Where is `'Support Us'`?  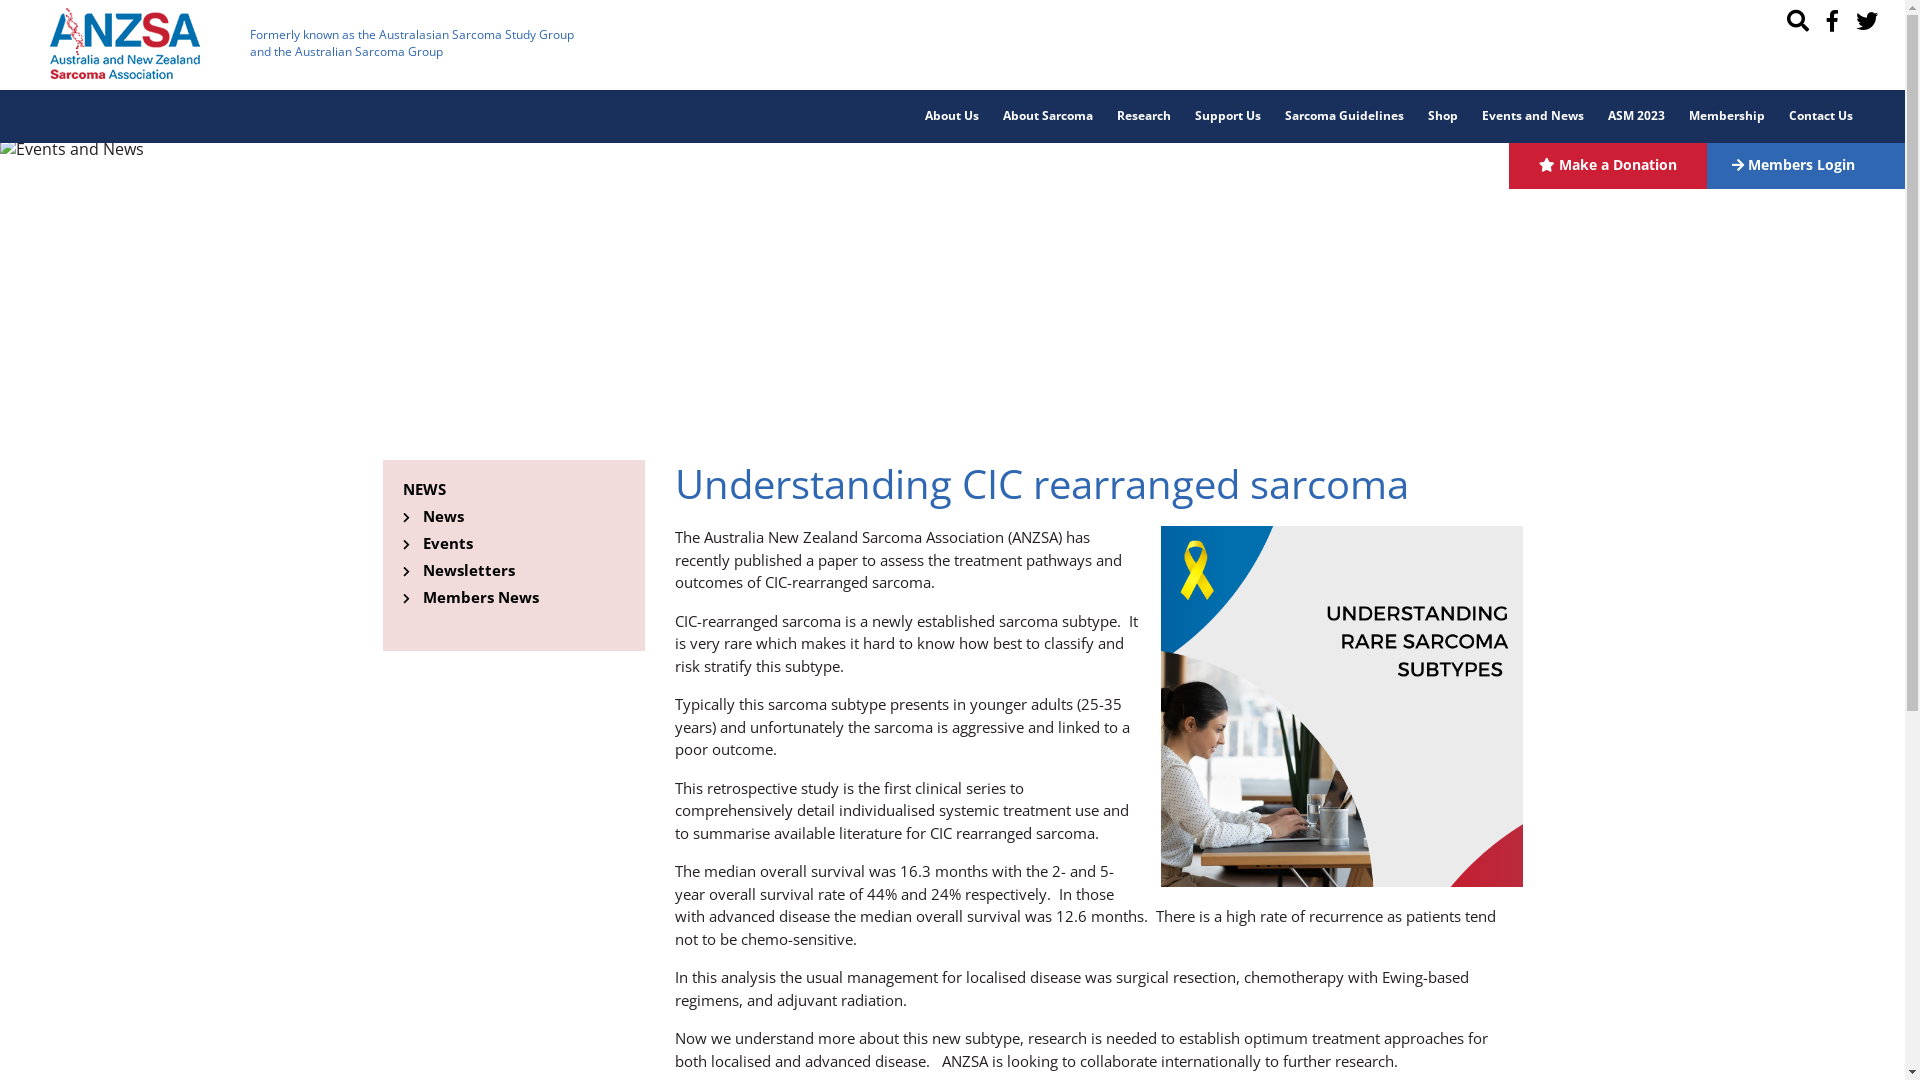 'Support Us' is located at coordinates (1227, 116).